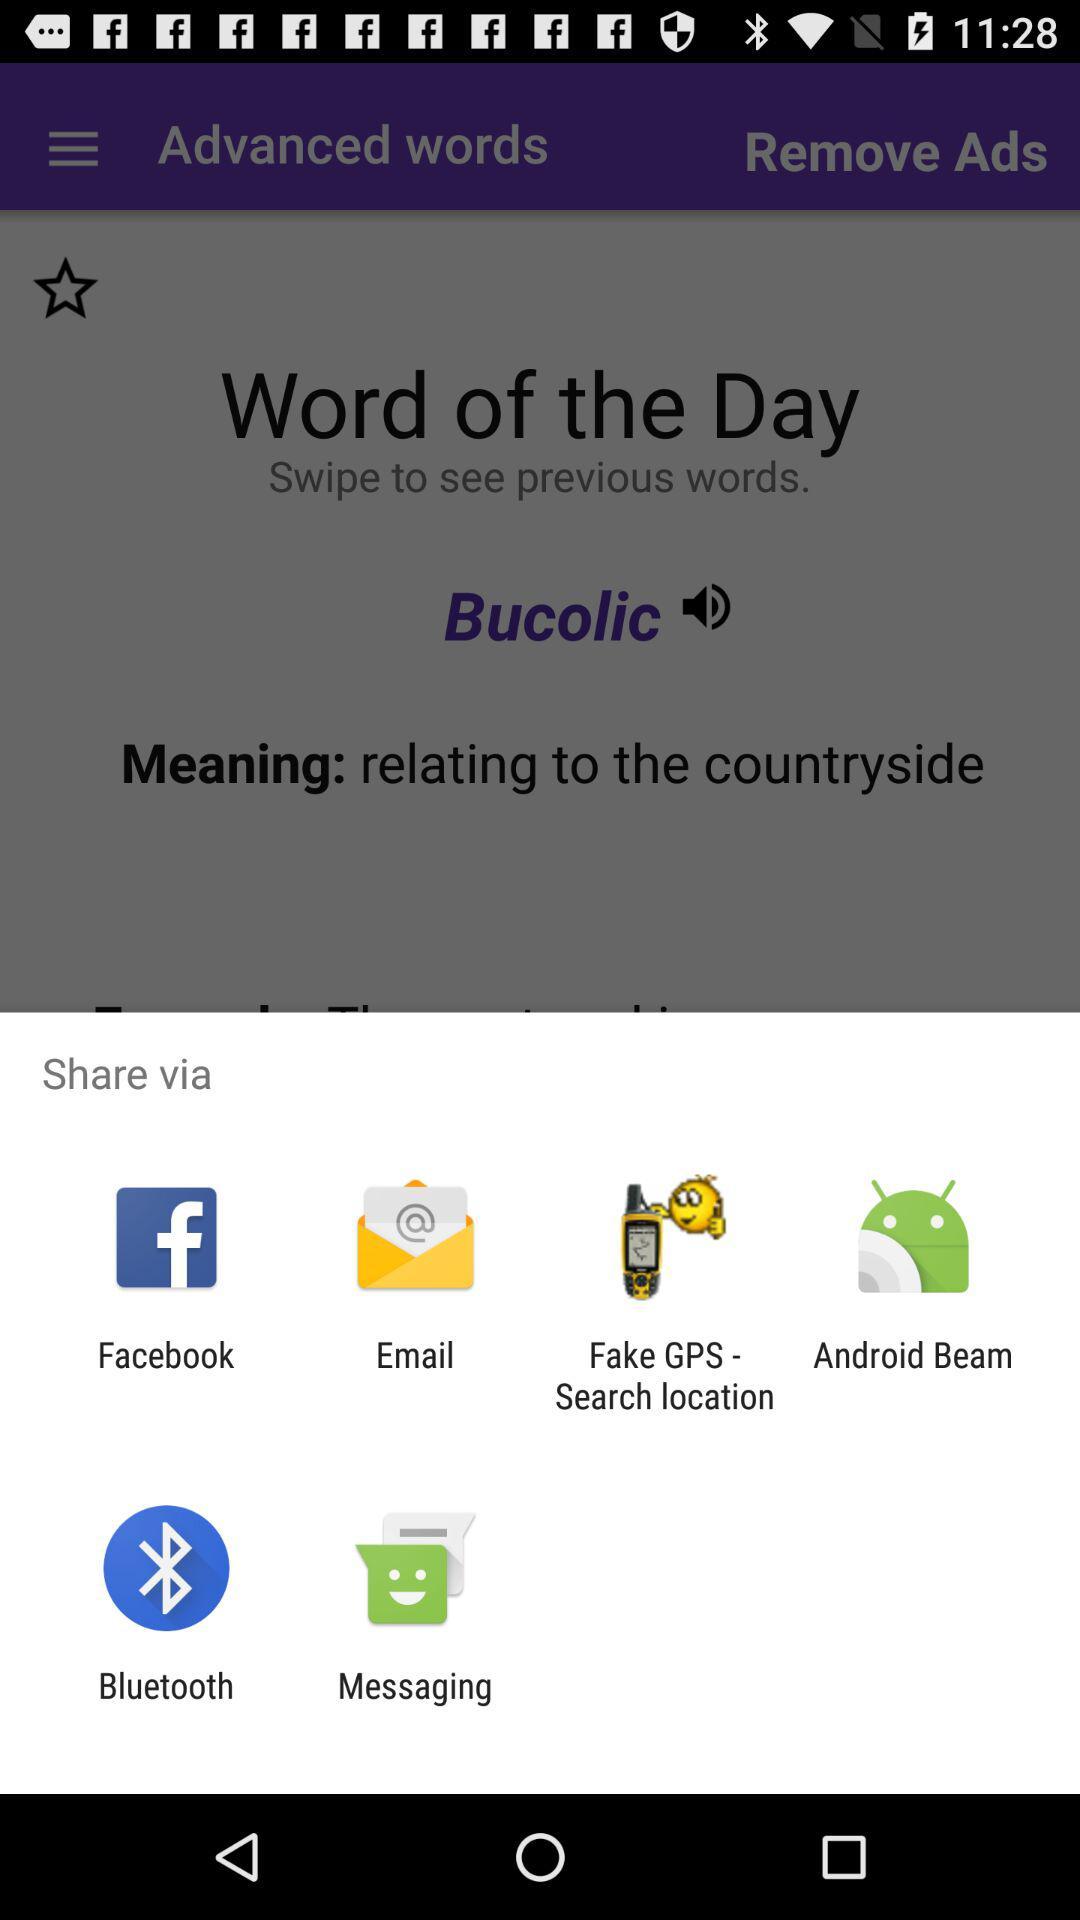  What do you see at coordinates (664, 1374) in the screenshot?
I see `the icon to the left of the android beam` at bounding box center [664, 1374].